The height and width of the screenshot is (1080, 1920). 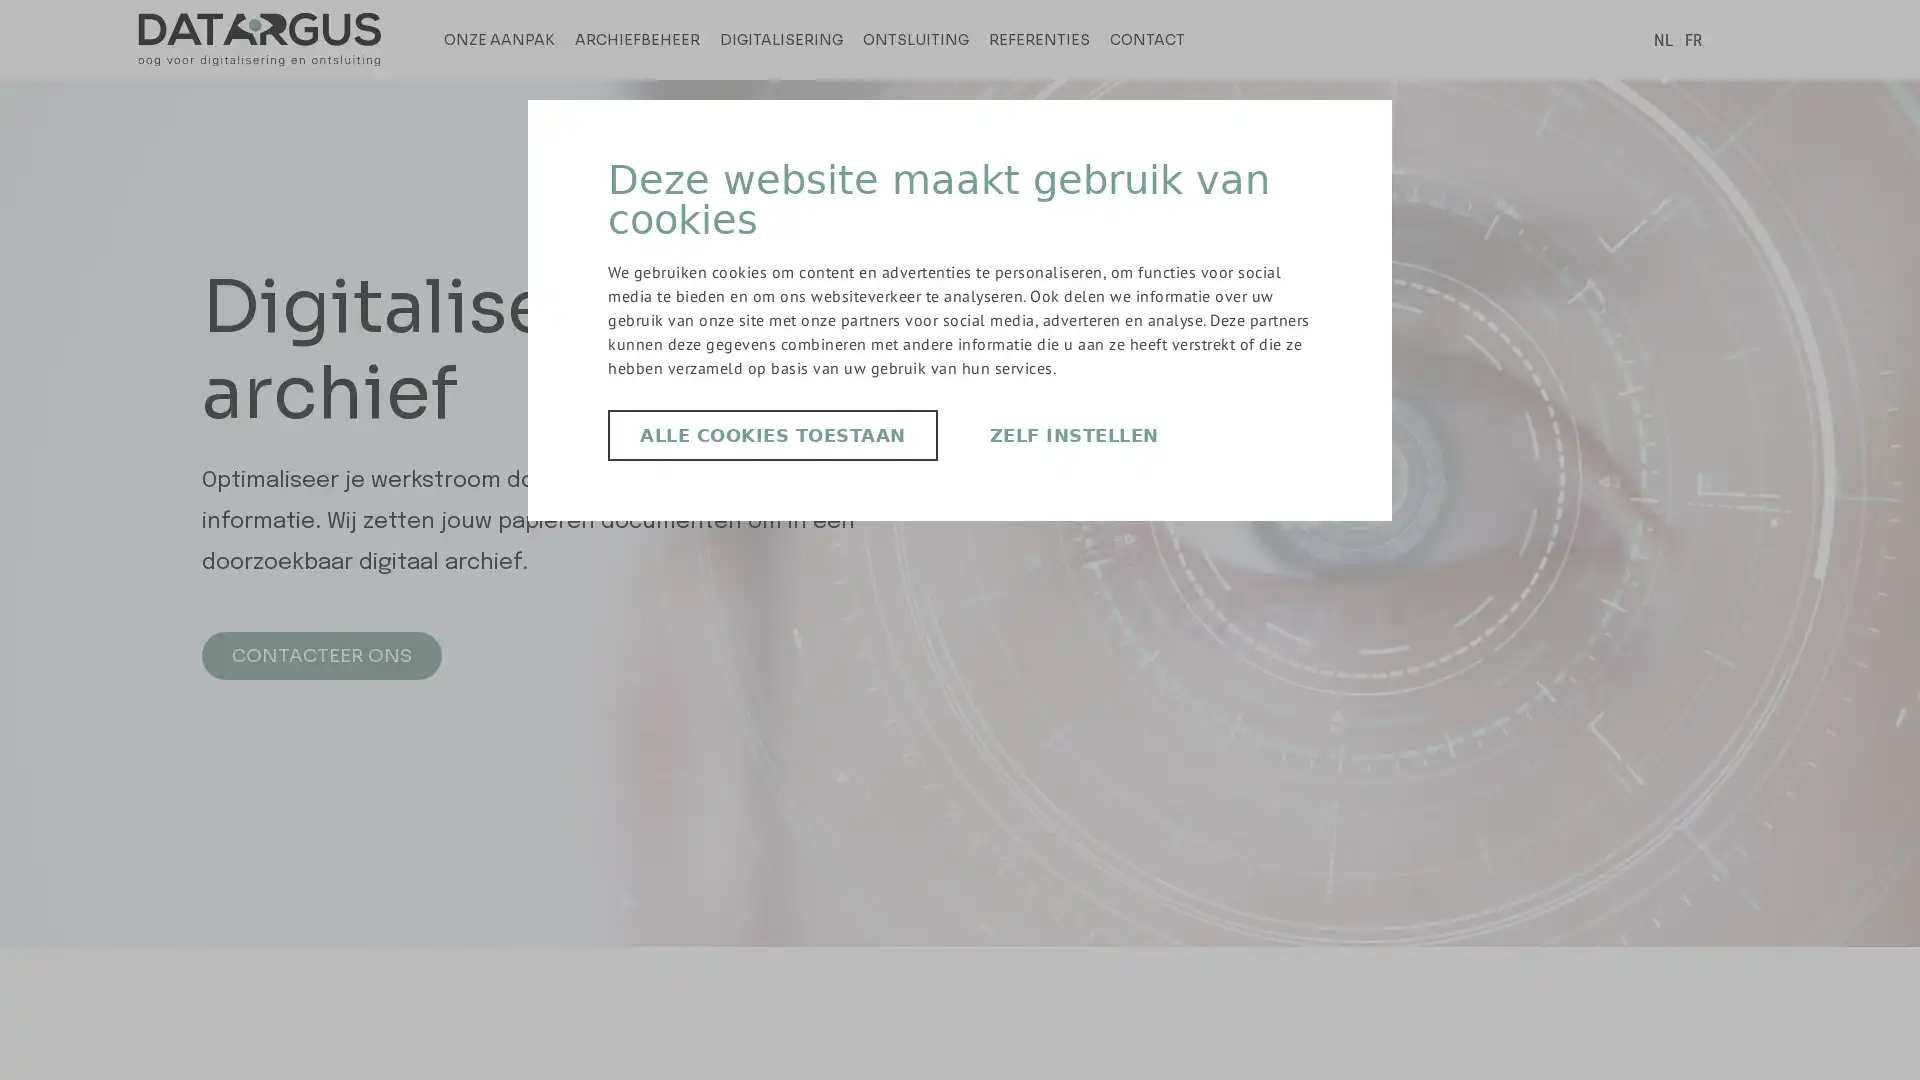 What do you see at coordinates (321, 655) in the screenshot?
I see `CONTACTEER ONS` at bounding box center [321, 655].